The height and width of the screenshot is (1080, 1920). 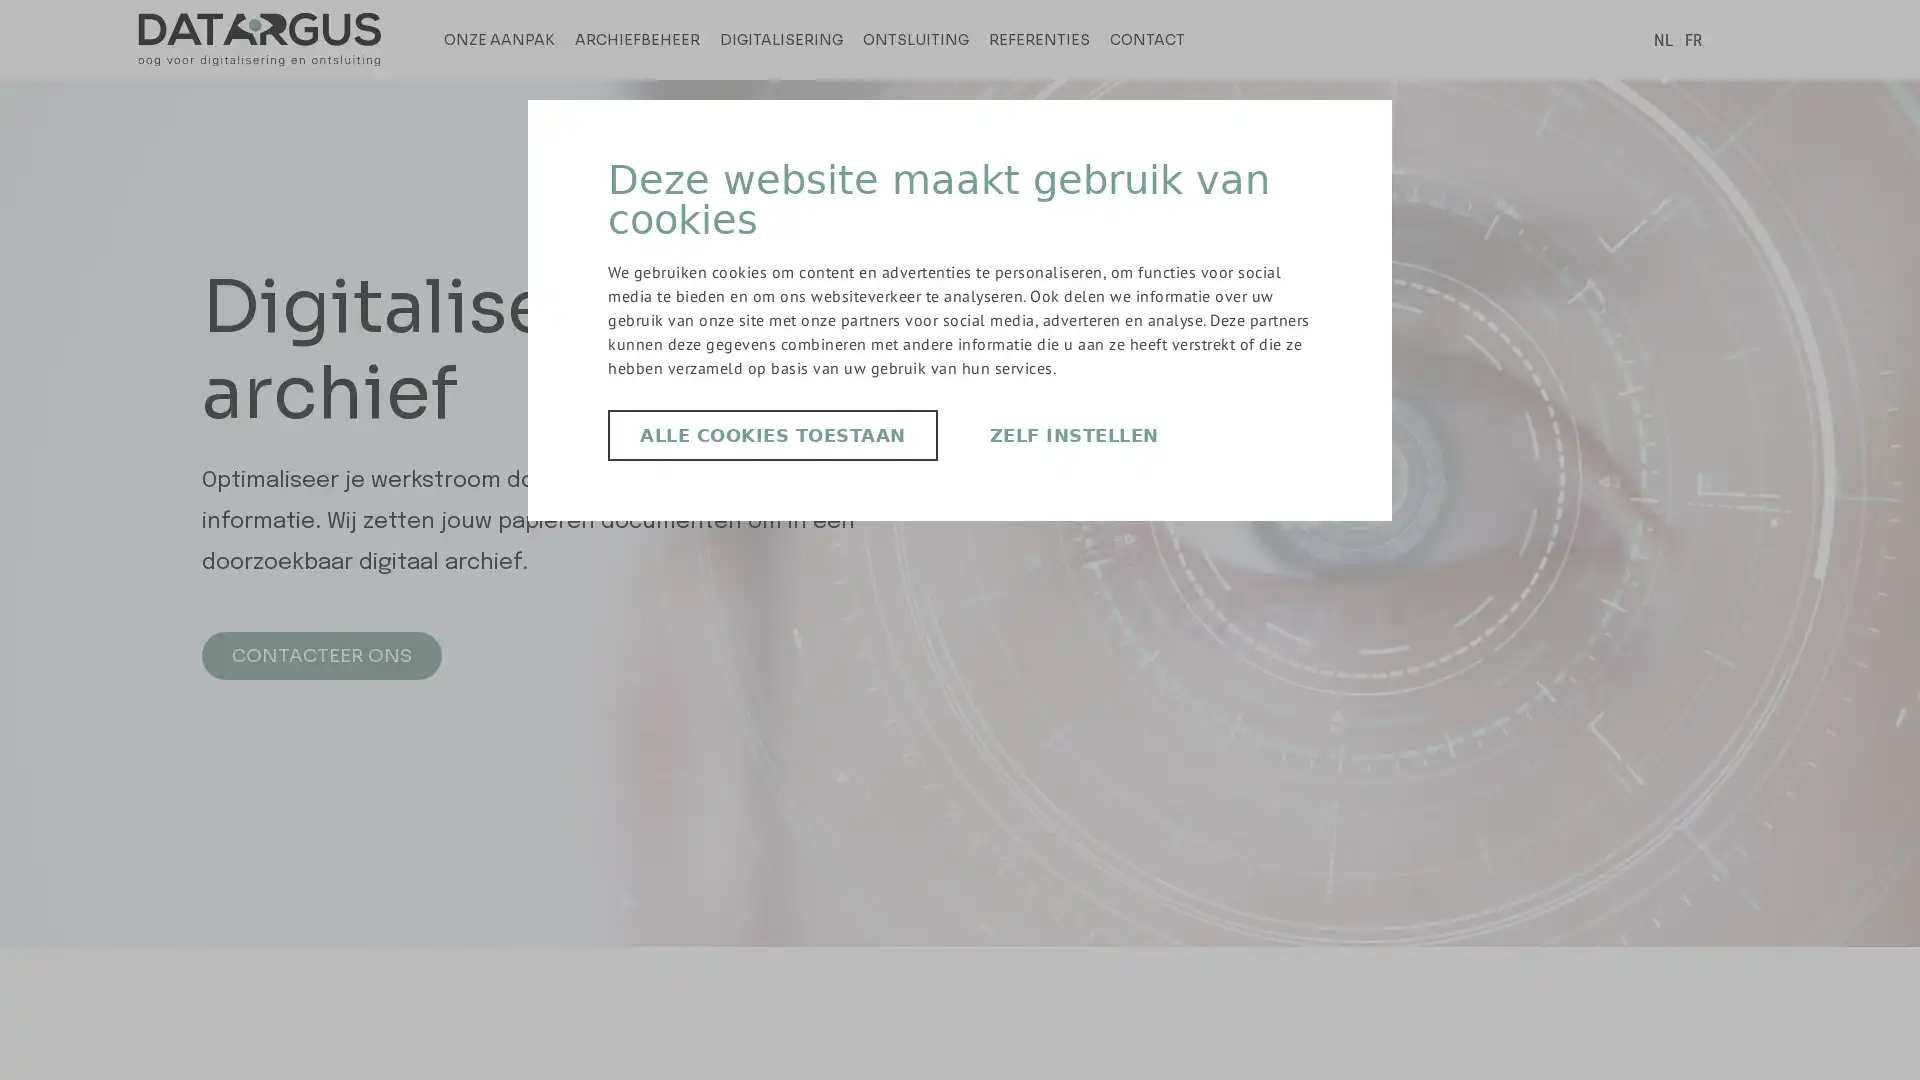 What do you see at coordinates (321, 655) in the screenshot?
I see `CONTACTEER ONS` at bounding box center [321, 655].